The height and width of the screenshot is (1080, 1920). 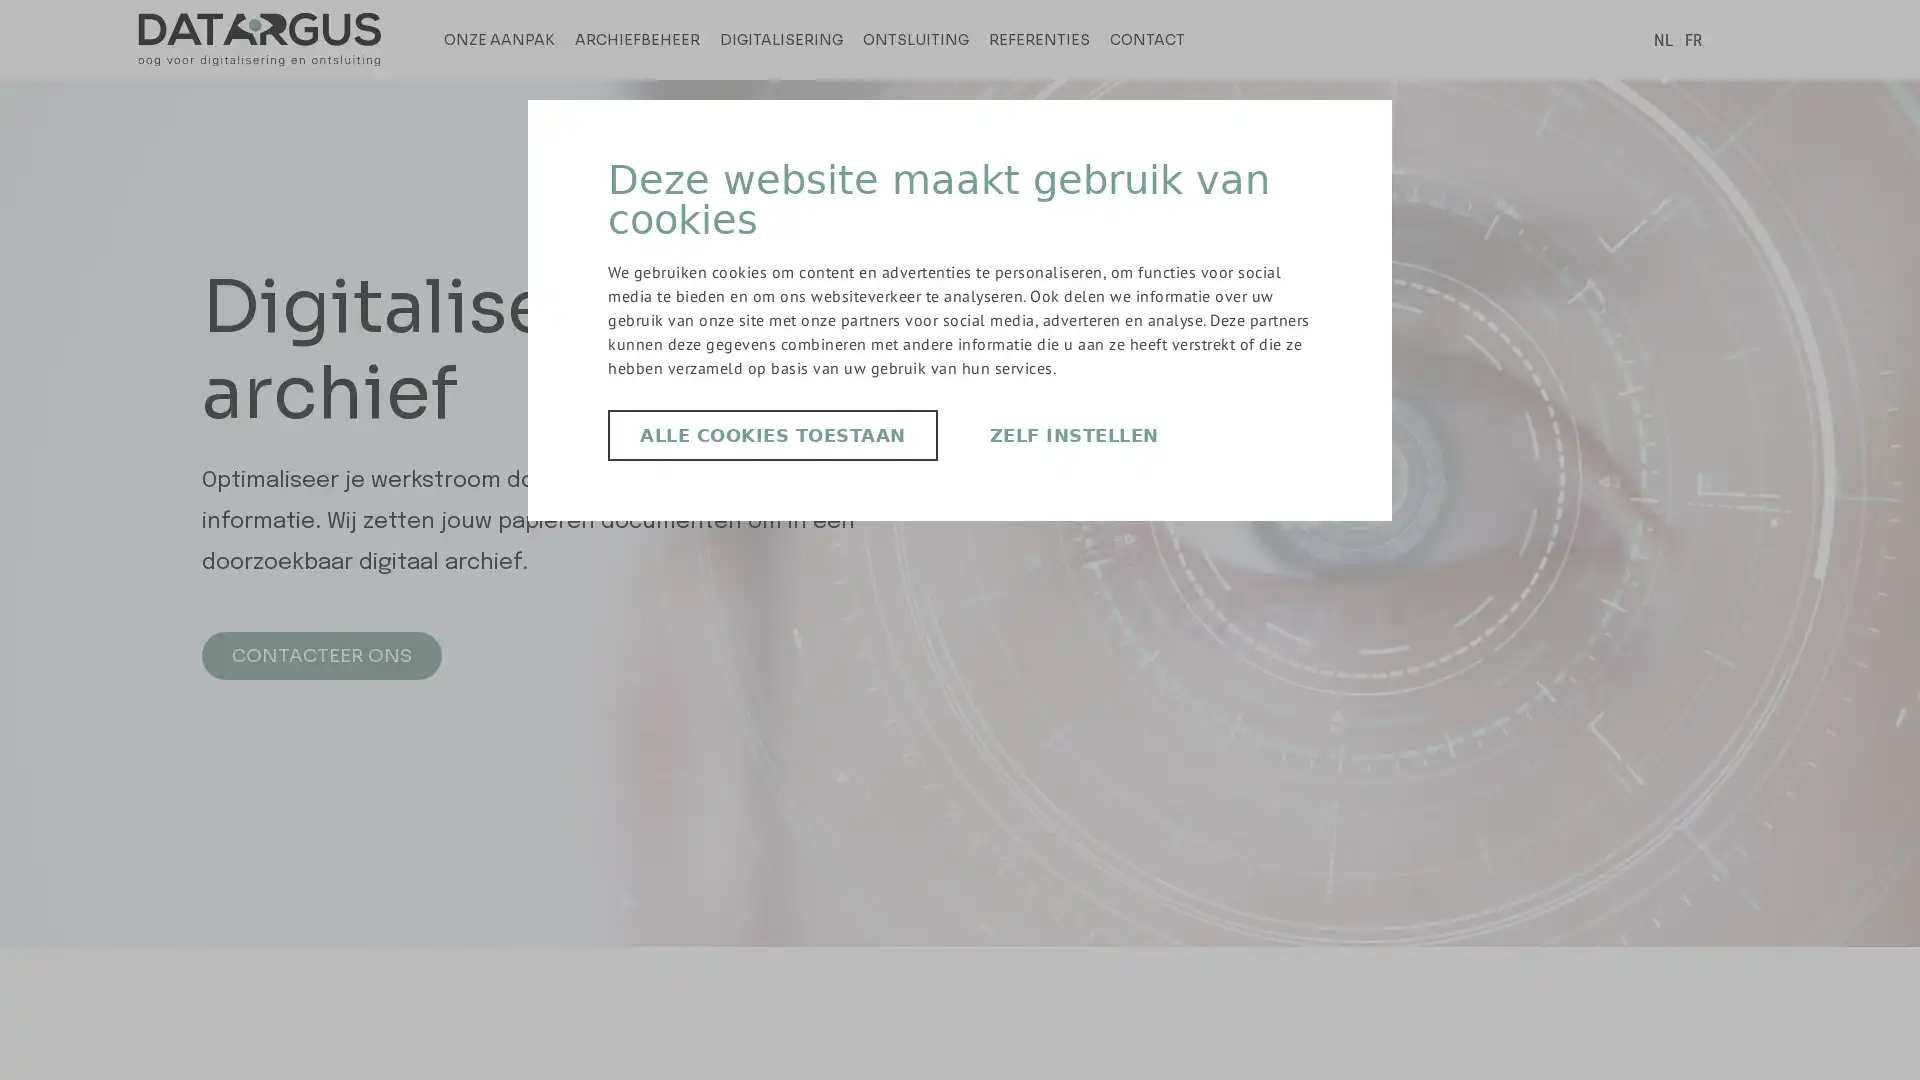 What do you see at coordinates (321, 655) in the screenshot?
I see `CONTACTEER ONS` at bounding box center [321, 655].